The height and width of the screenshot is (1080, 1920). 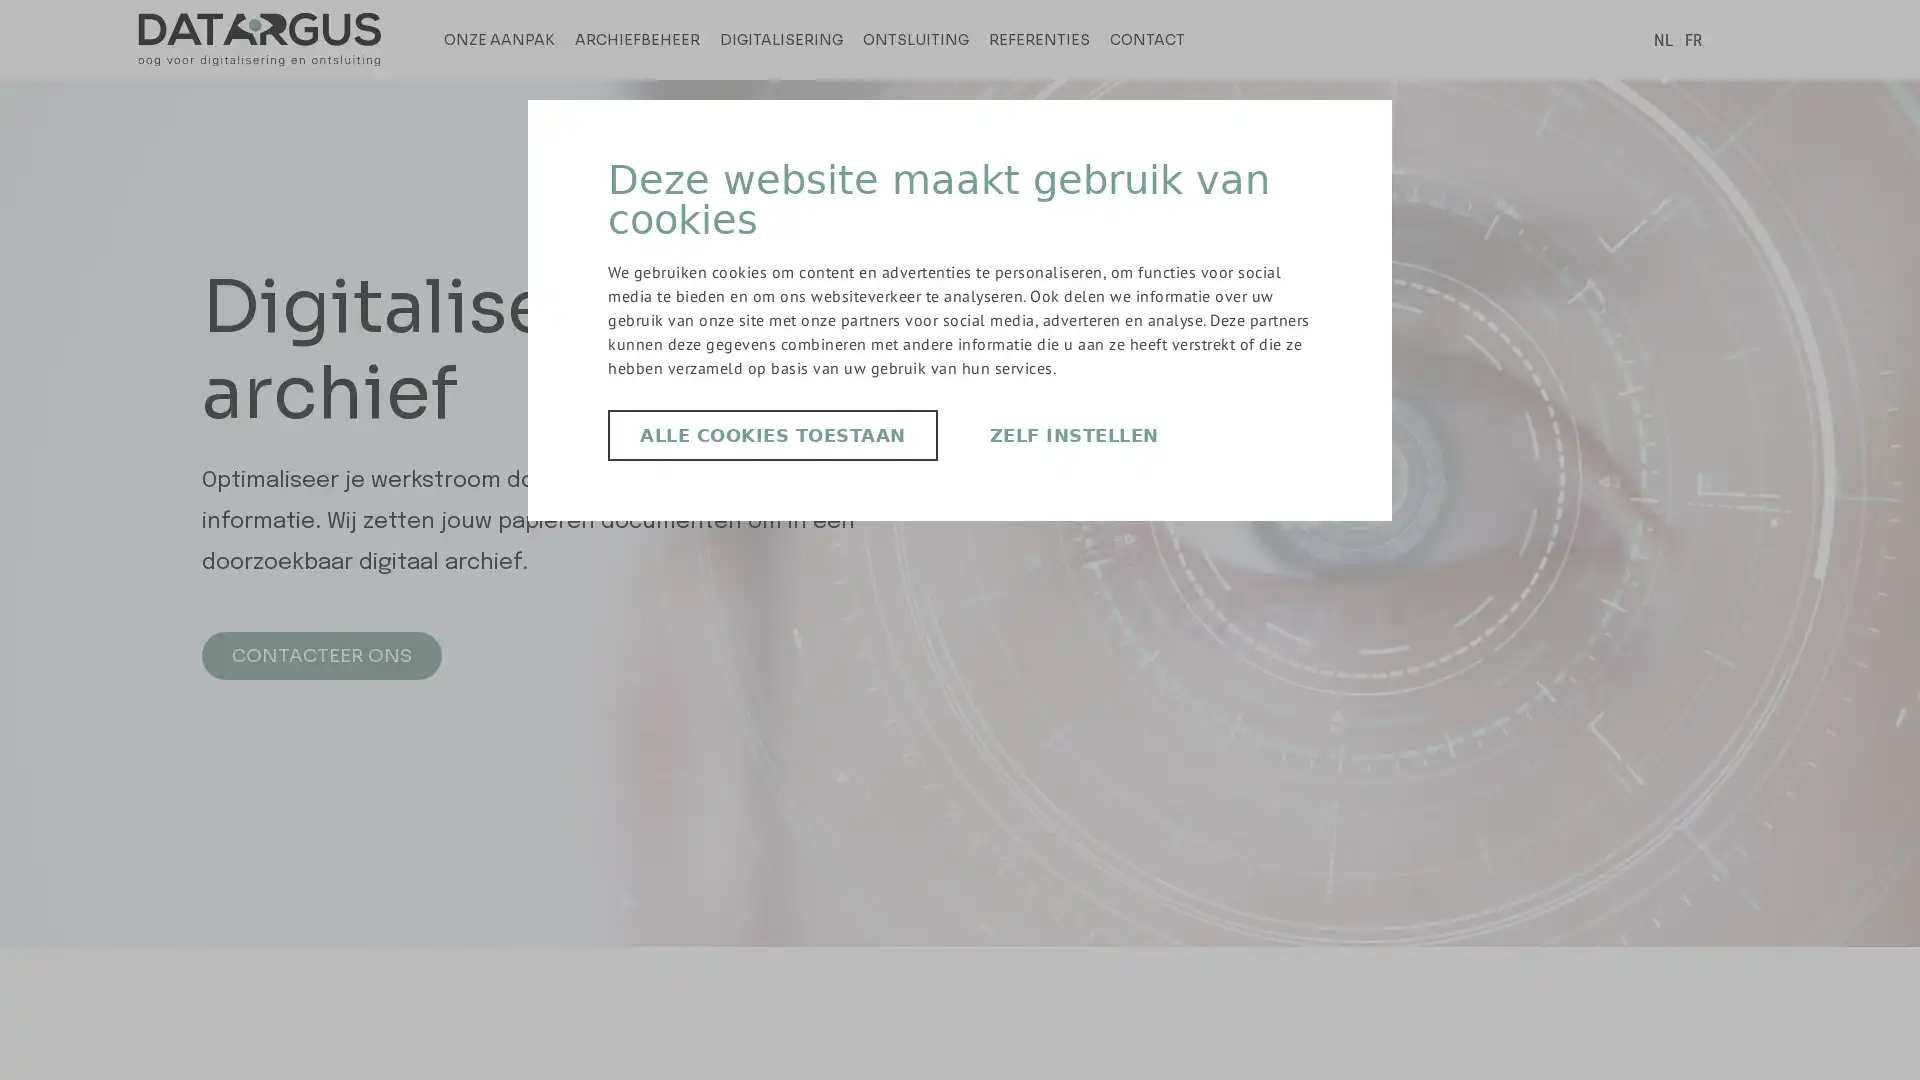 What do you see at coordinates (321, 655) in the screenshot?
I see `CONTACTEER ONS` at bounding box center [321, 655].